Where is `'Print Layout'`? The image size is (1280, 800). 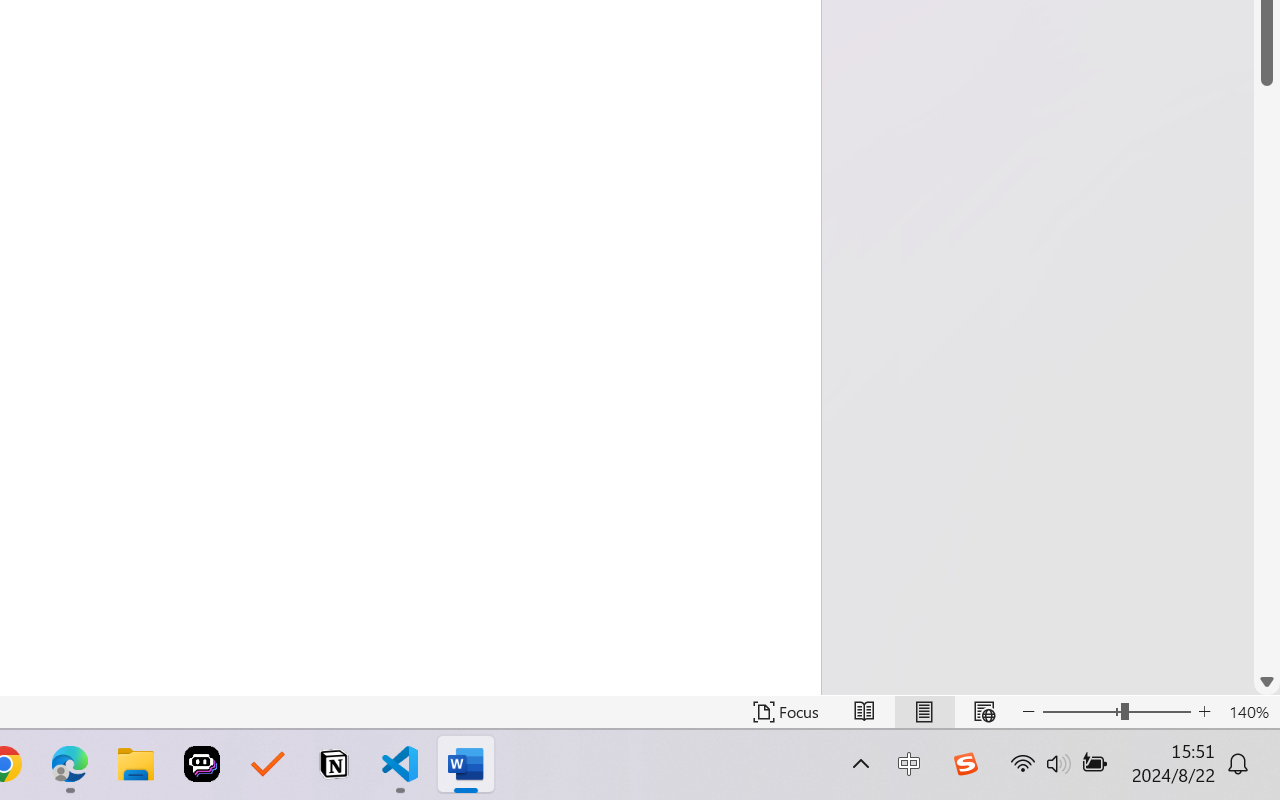
'Print Layout' is located at coordinates (923, 711).